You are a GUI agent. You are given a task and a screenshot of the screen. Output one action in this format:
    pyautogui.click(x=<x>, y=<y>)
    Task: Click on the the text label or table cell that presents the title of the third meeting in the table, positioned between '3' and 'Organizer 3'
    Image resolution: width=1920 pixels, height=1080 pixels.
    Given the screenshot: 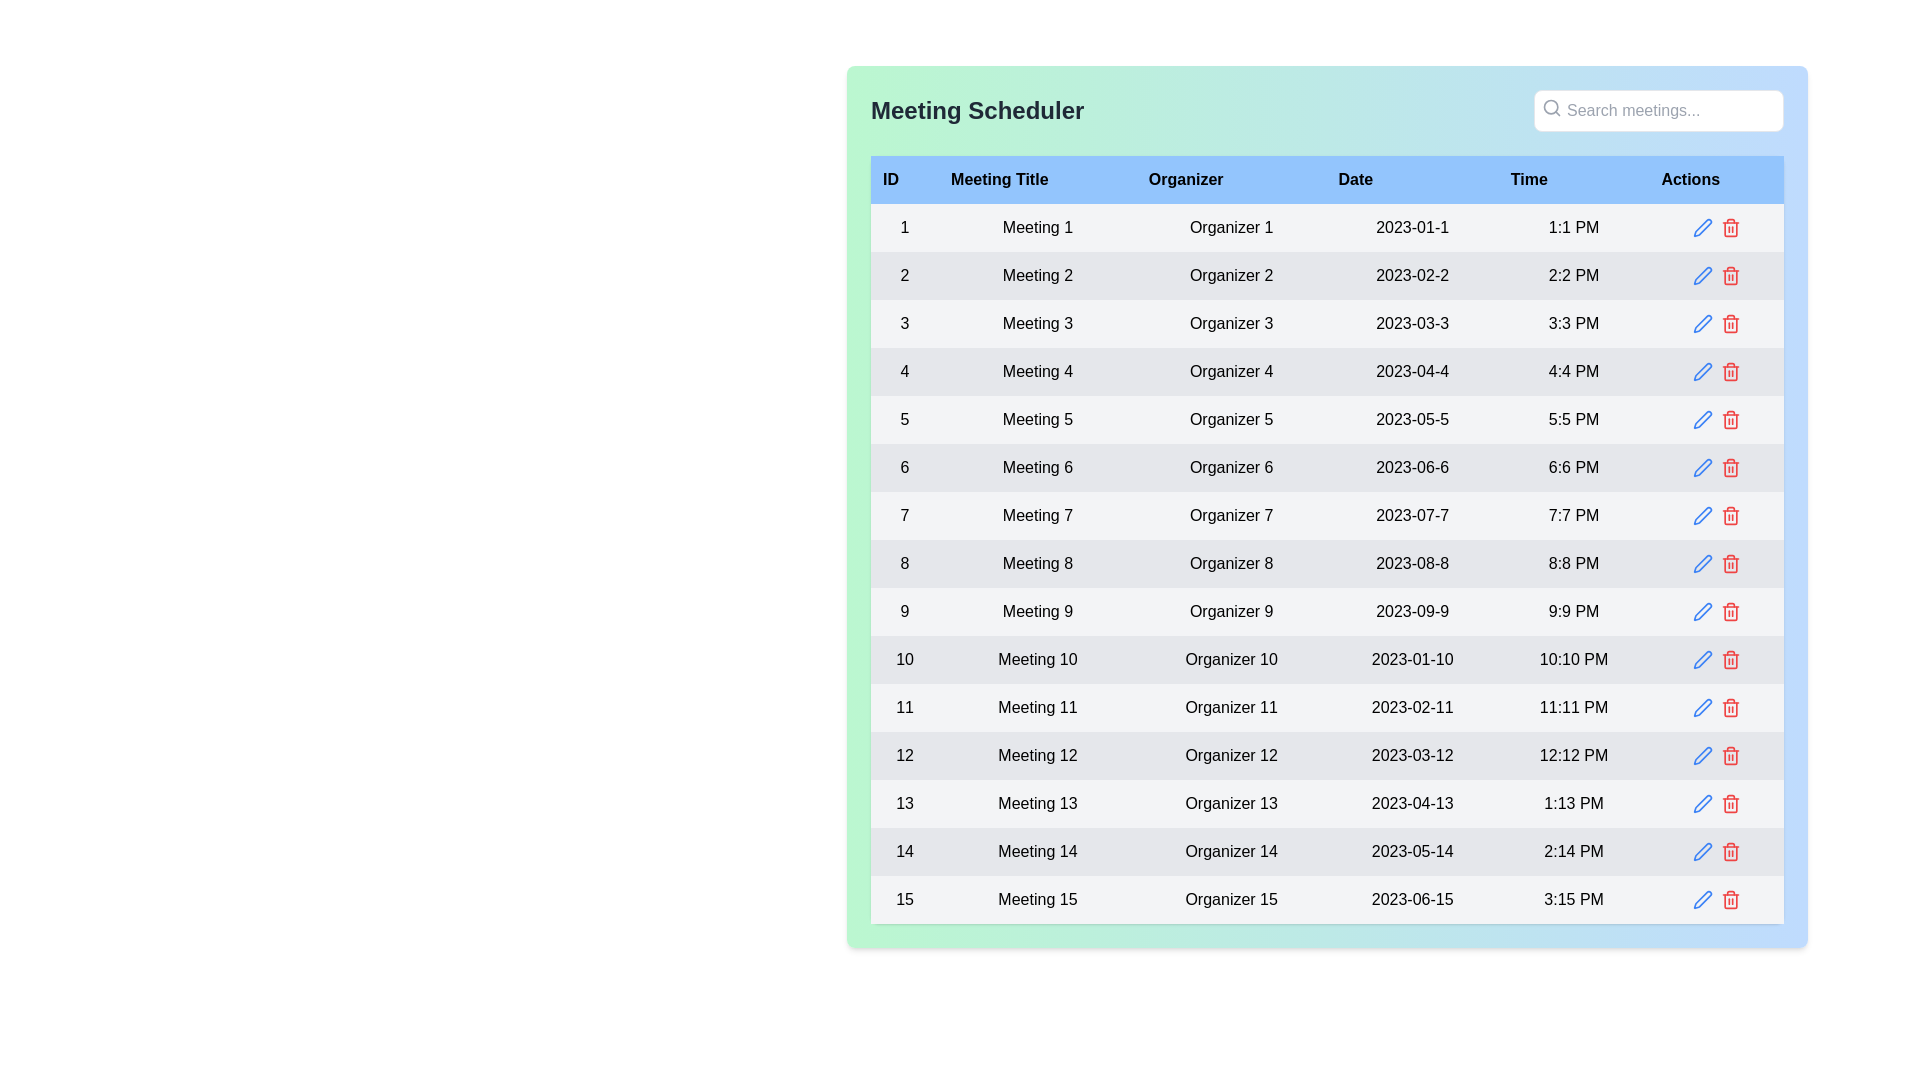 What is the action you would take?
    pyautogui.click(x=1037, y=323)
    